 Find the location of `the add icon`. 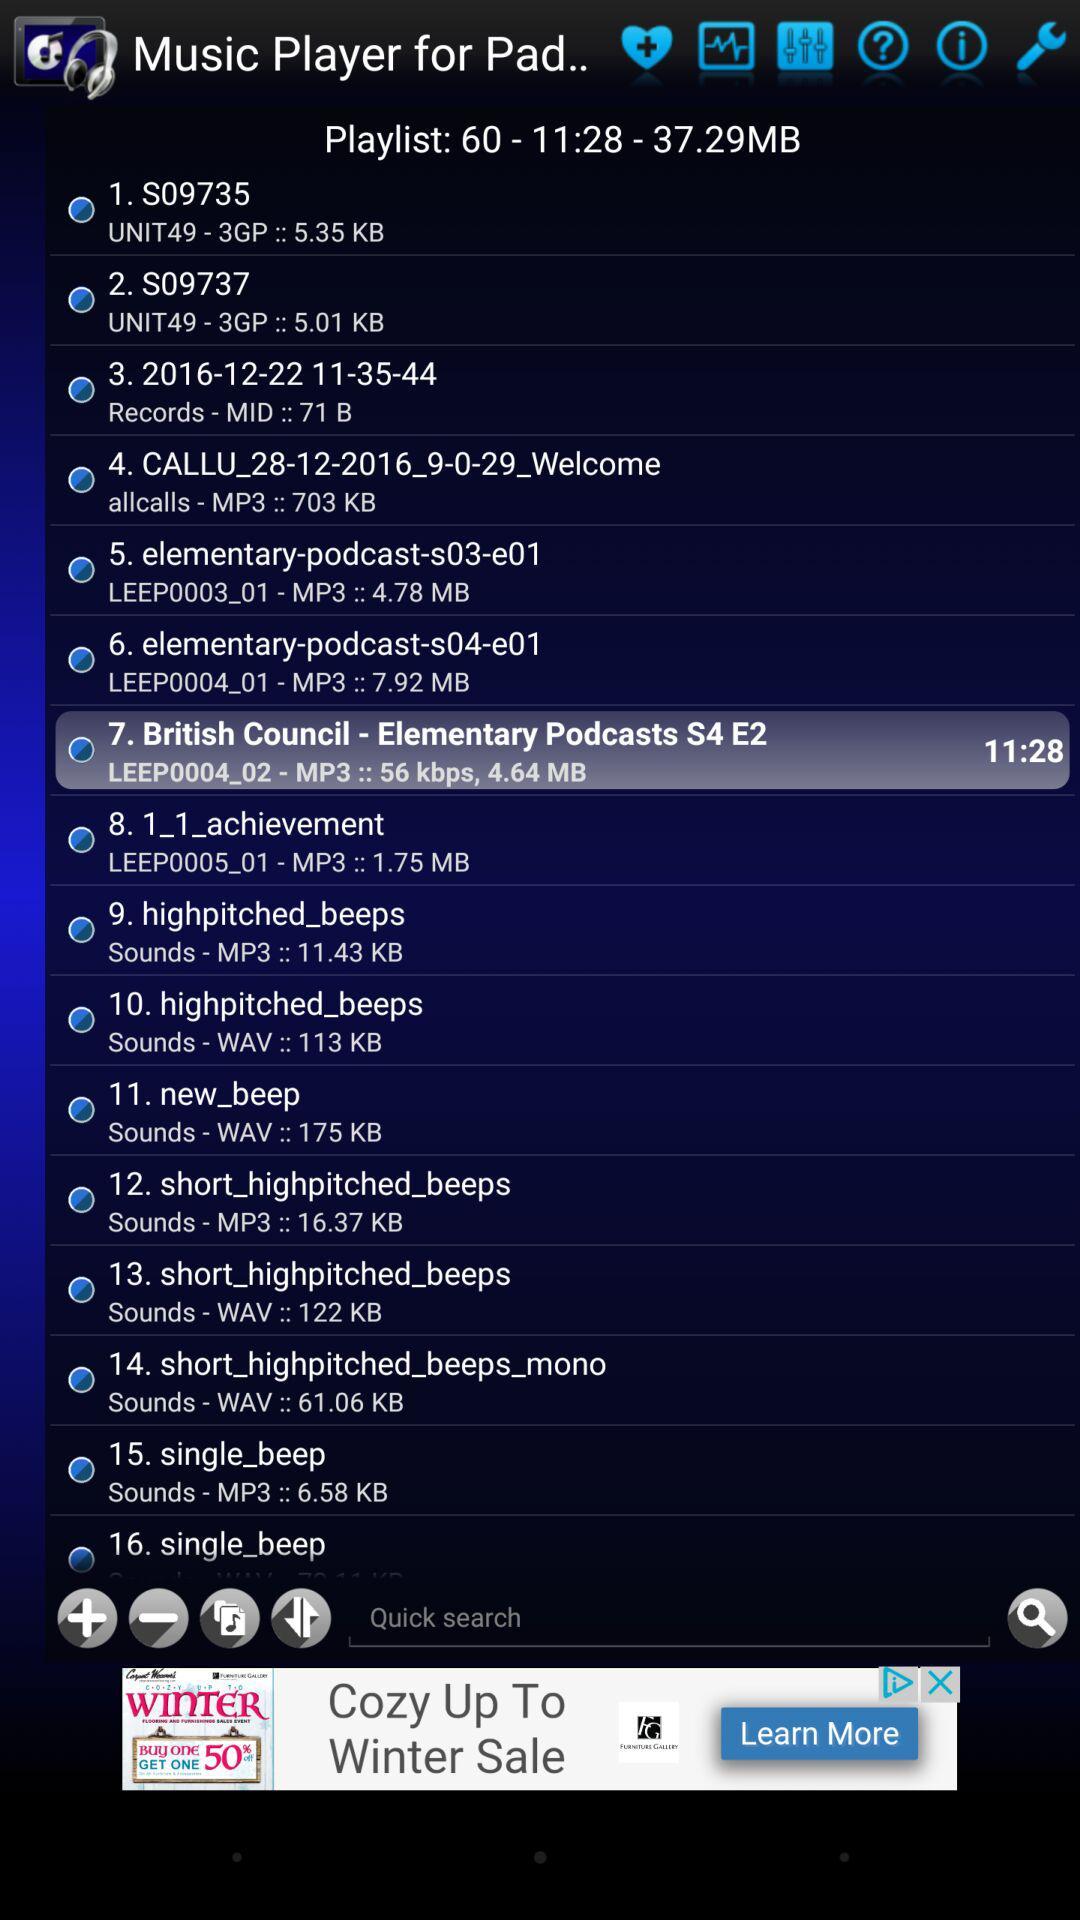

the add icon is located at coordinates (86, 1730).